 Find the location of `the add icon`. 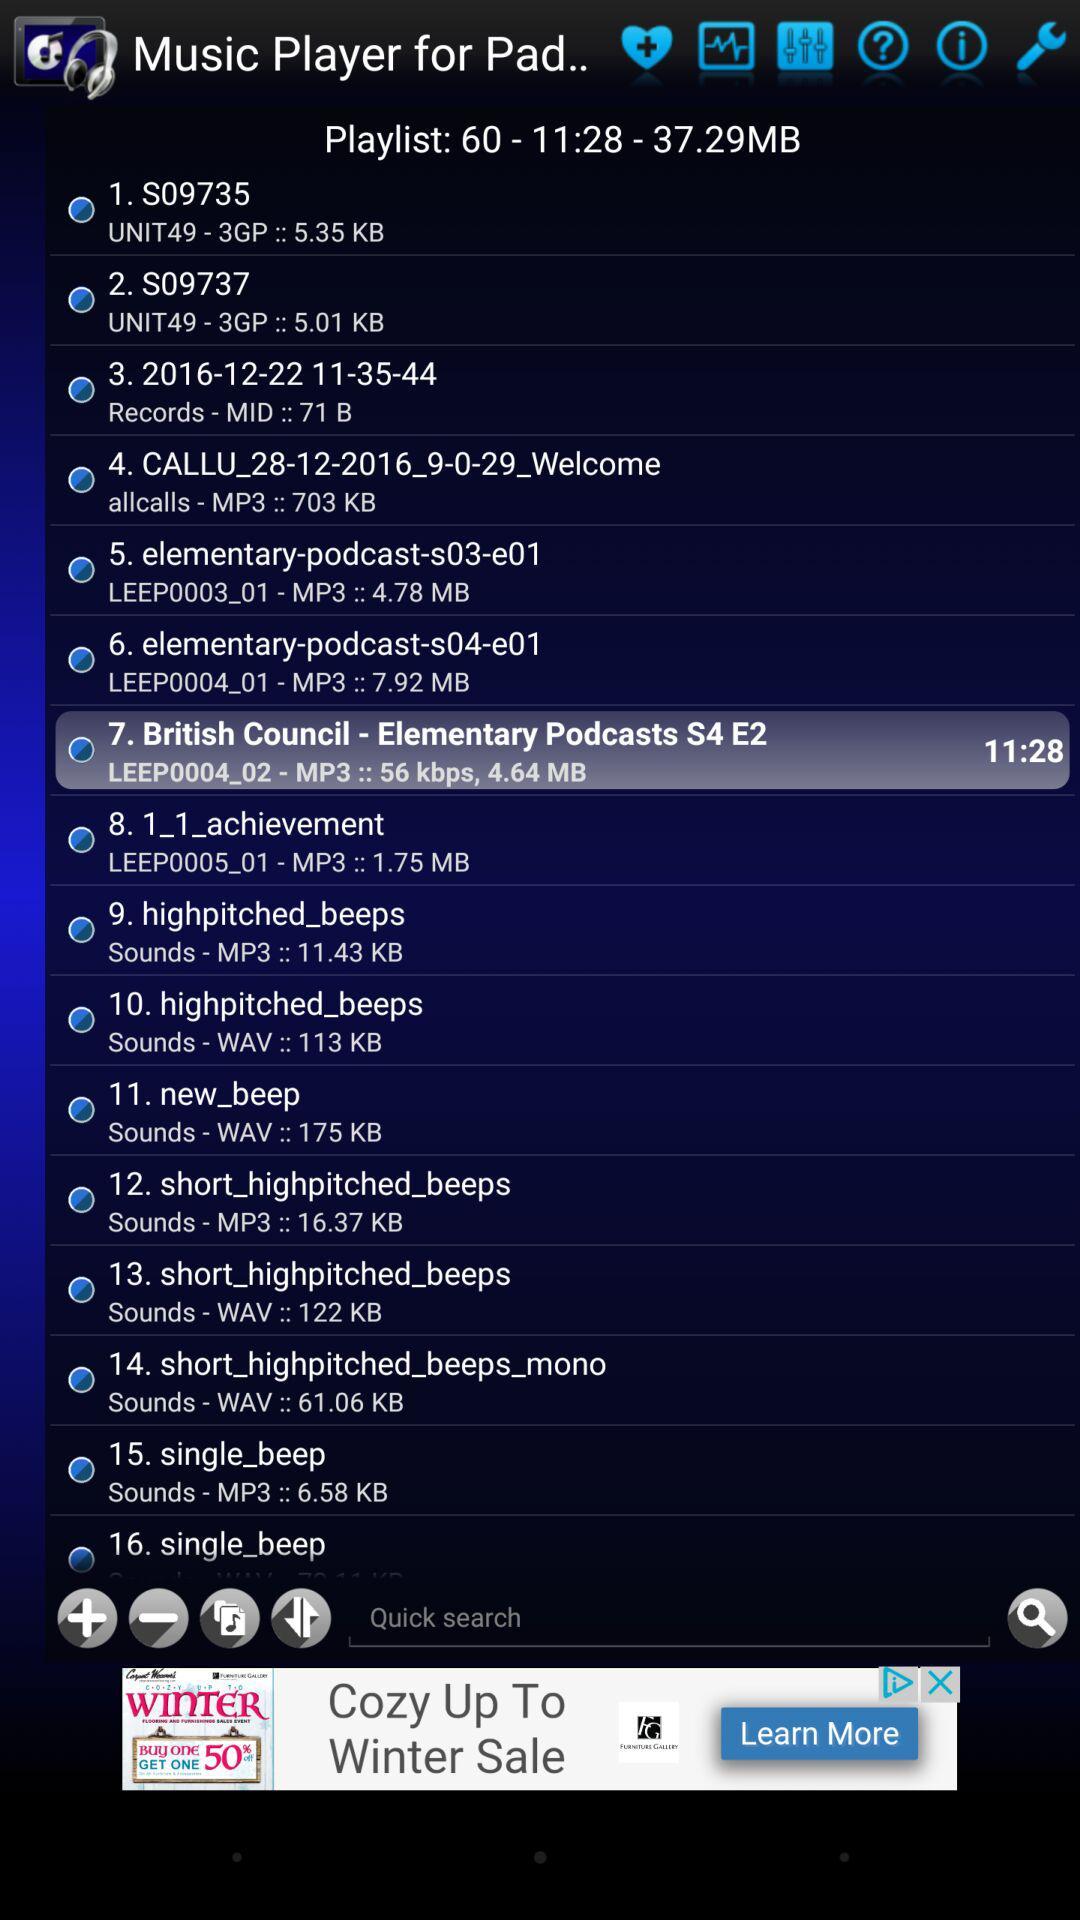

the add icon is located at coordinates (86, 1730).